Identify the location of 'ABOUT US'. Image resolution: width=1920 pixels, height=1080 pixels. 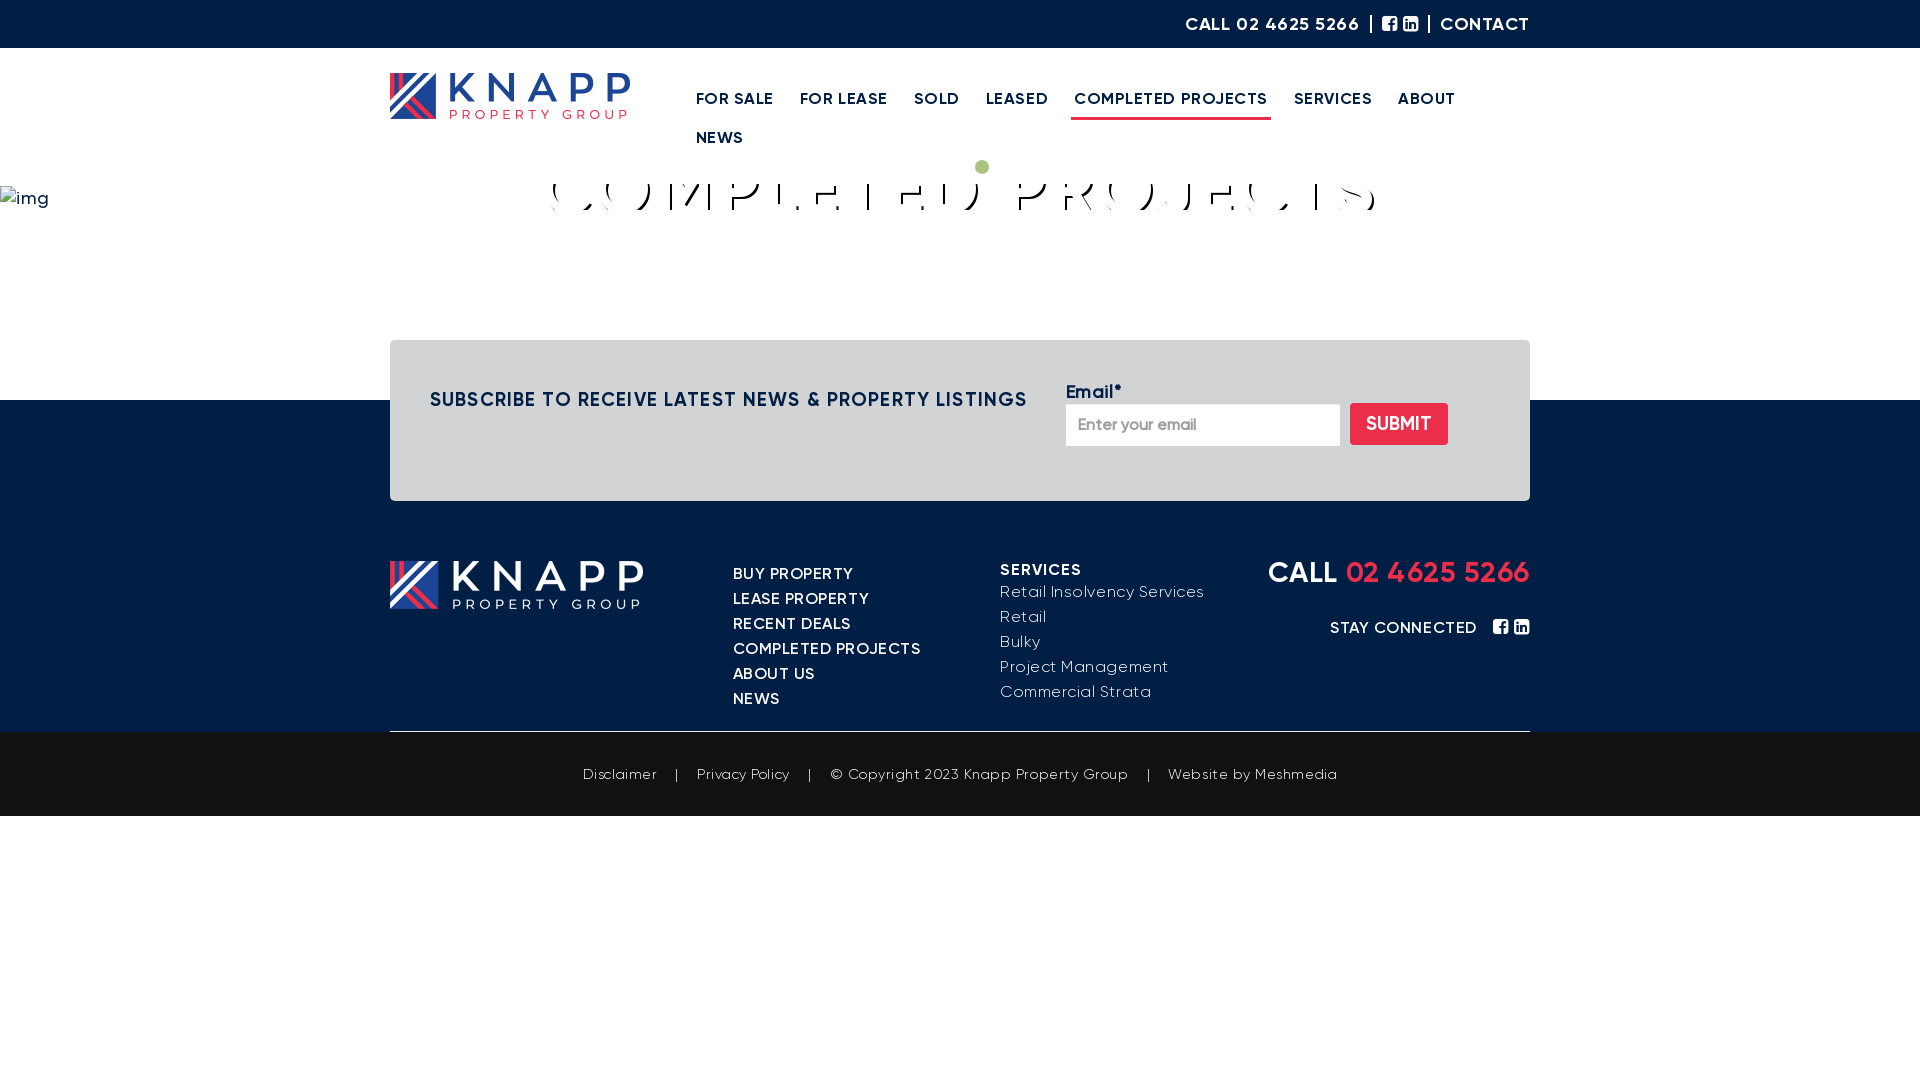
(771, 673).